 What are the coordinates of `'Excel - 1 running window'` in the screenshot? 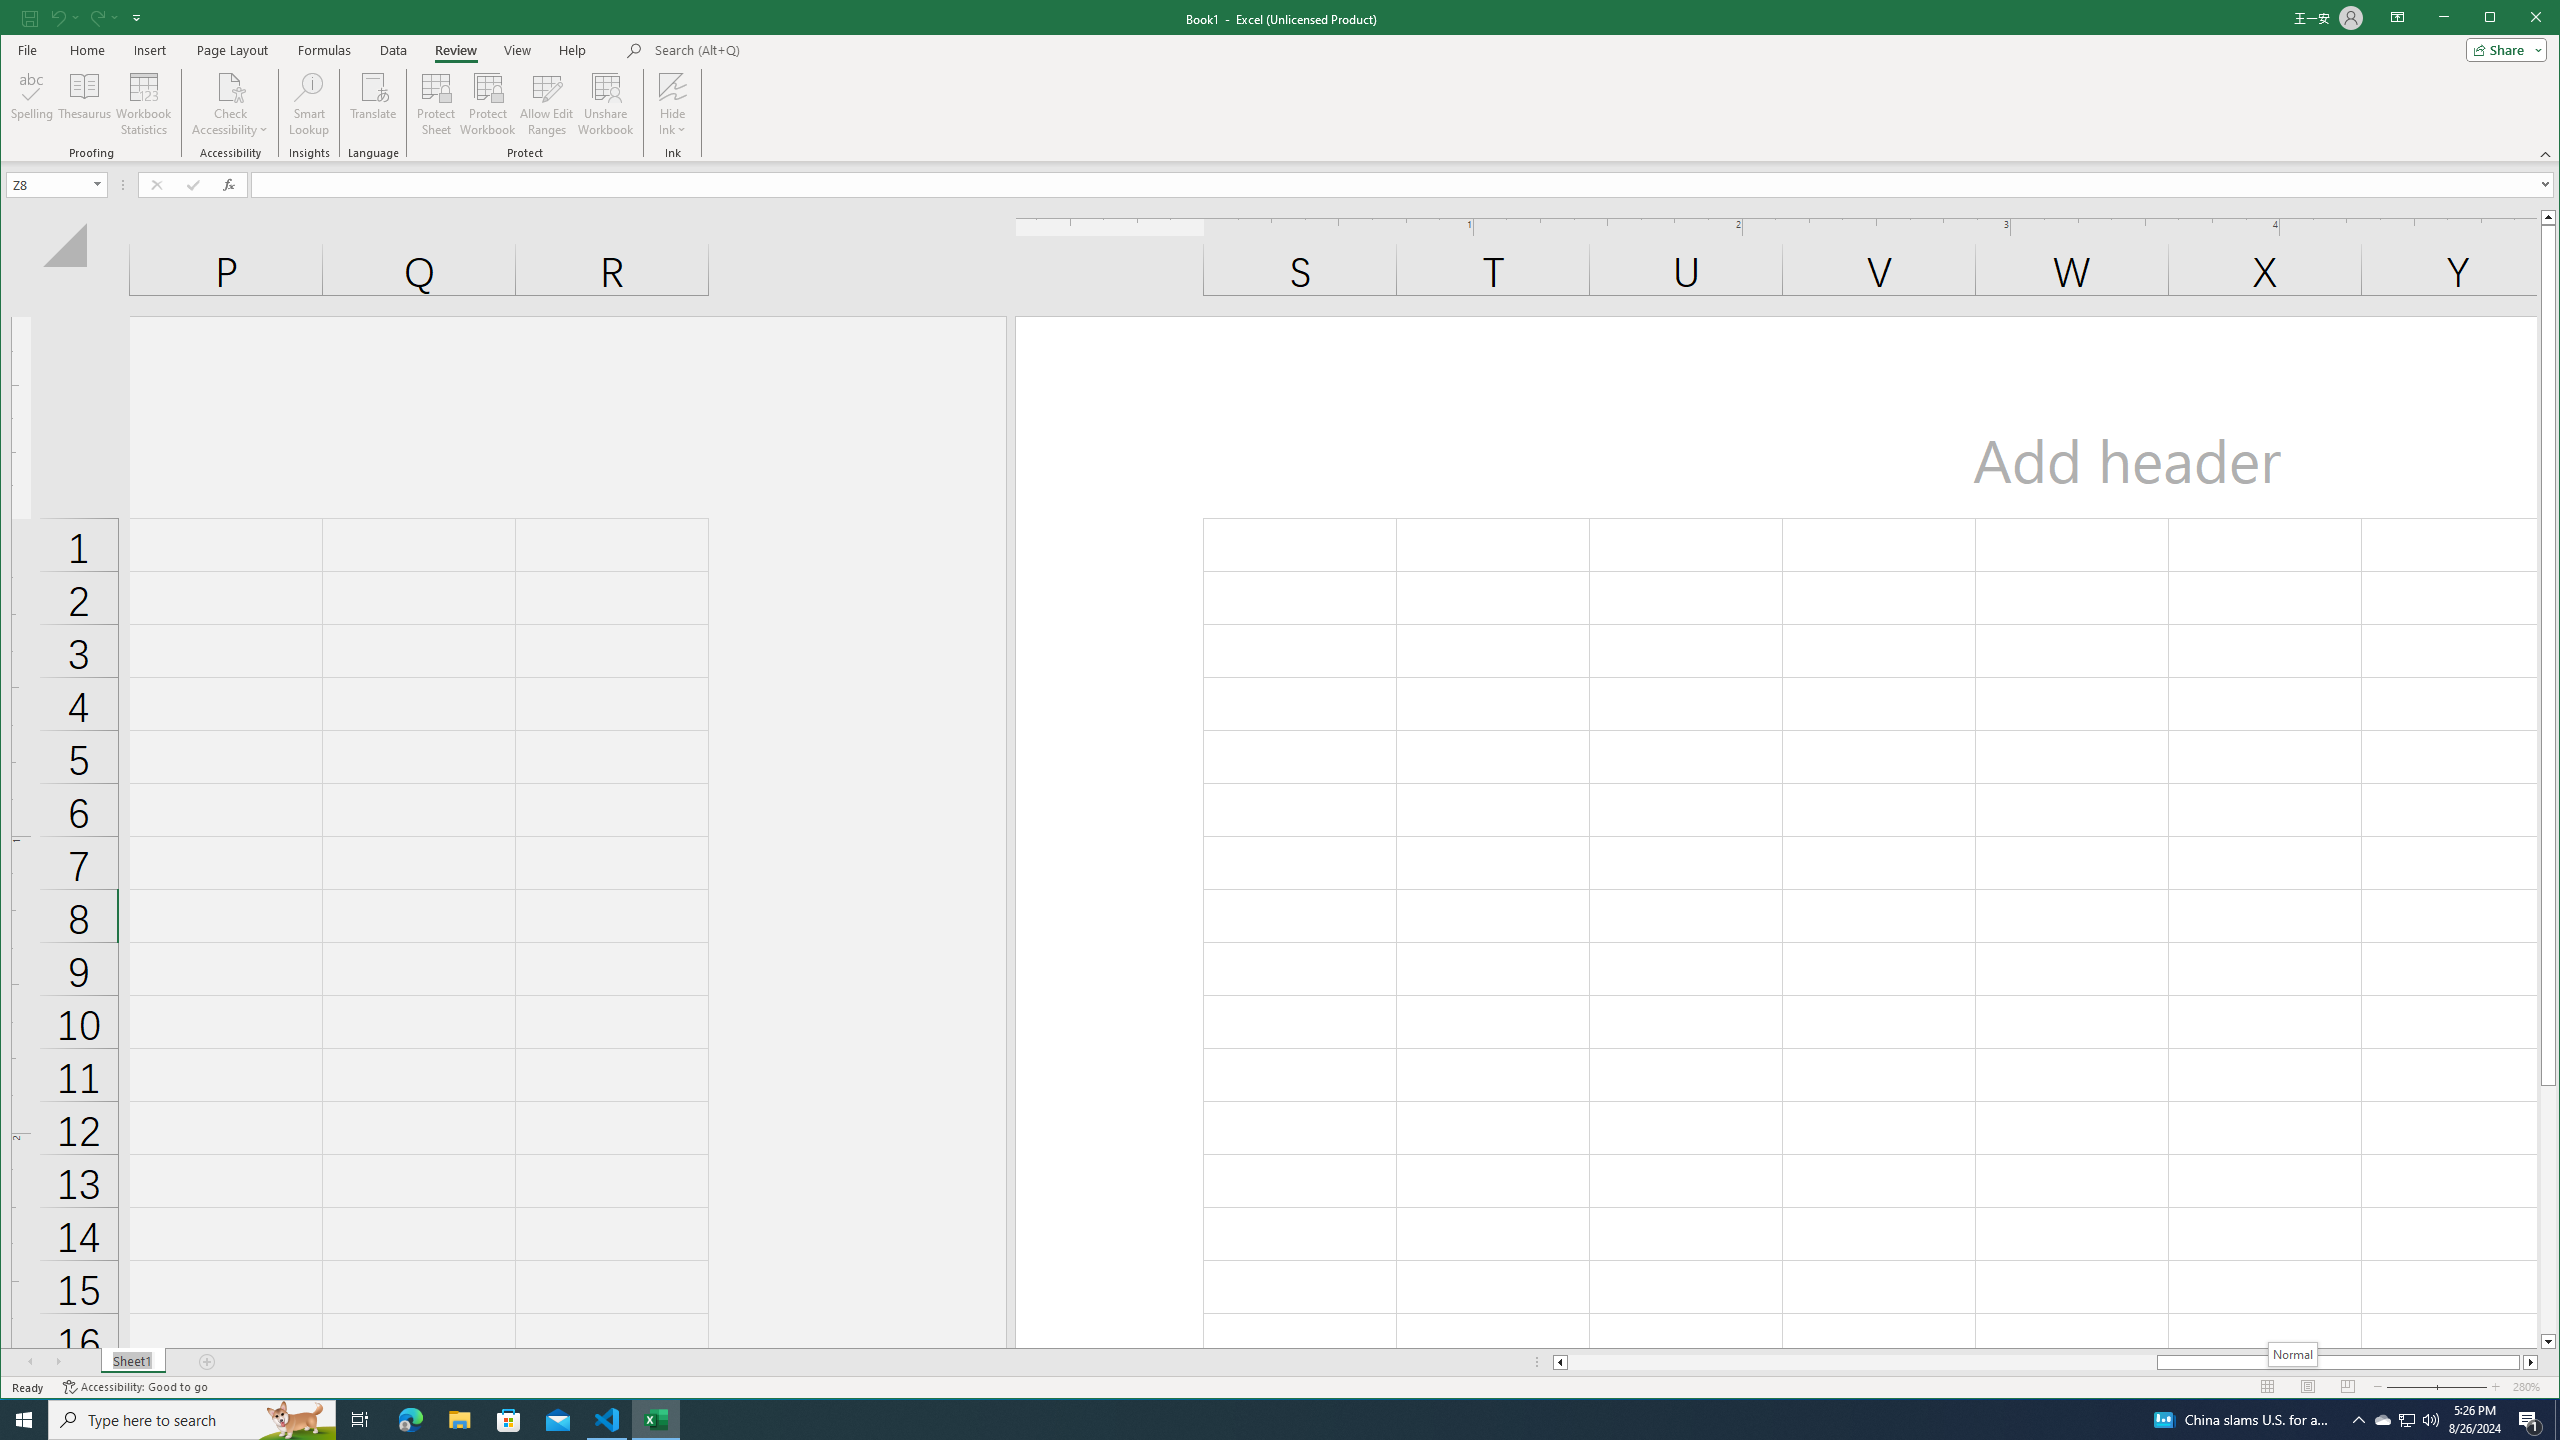 It's located at (656, 1418).